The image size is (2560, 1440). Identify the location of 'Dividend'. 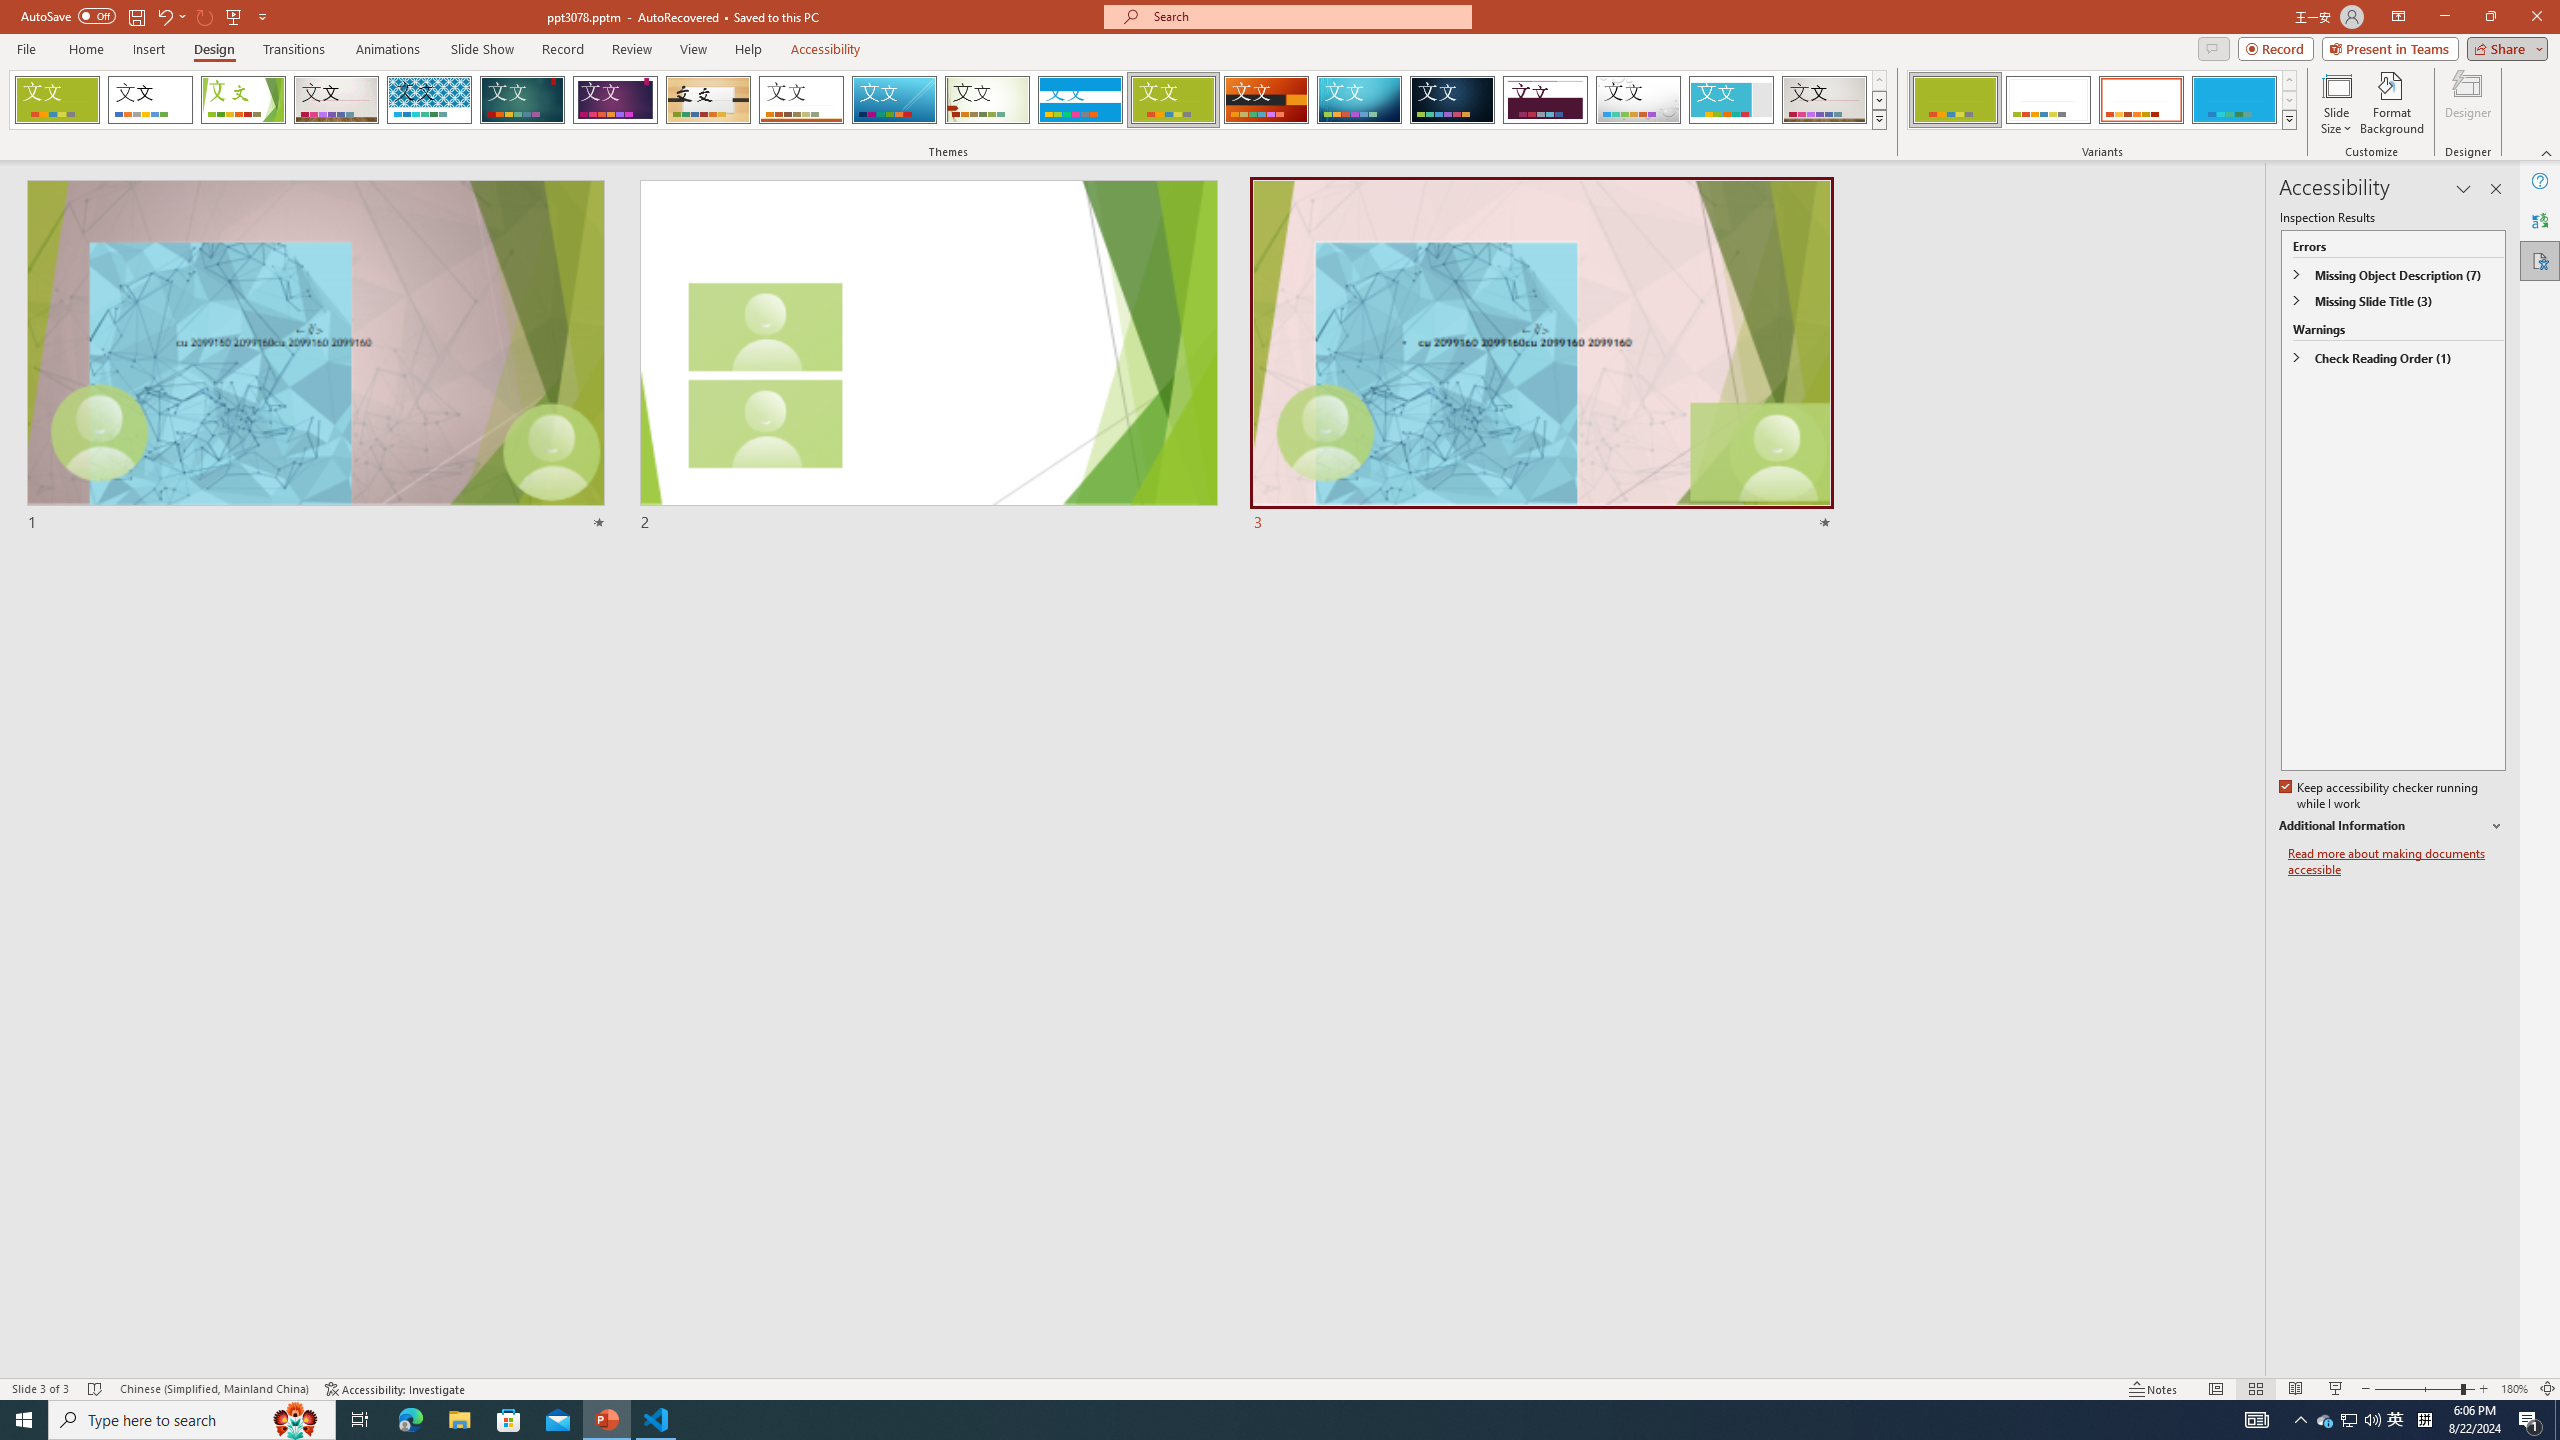
(1545, 99).